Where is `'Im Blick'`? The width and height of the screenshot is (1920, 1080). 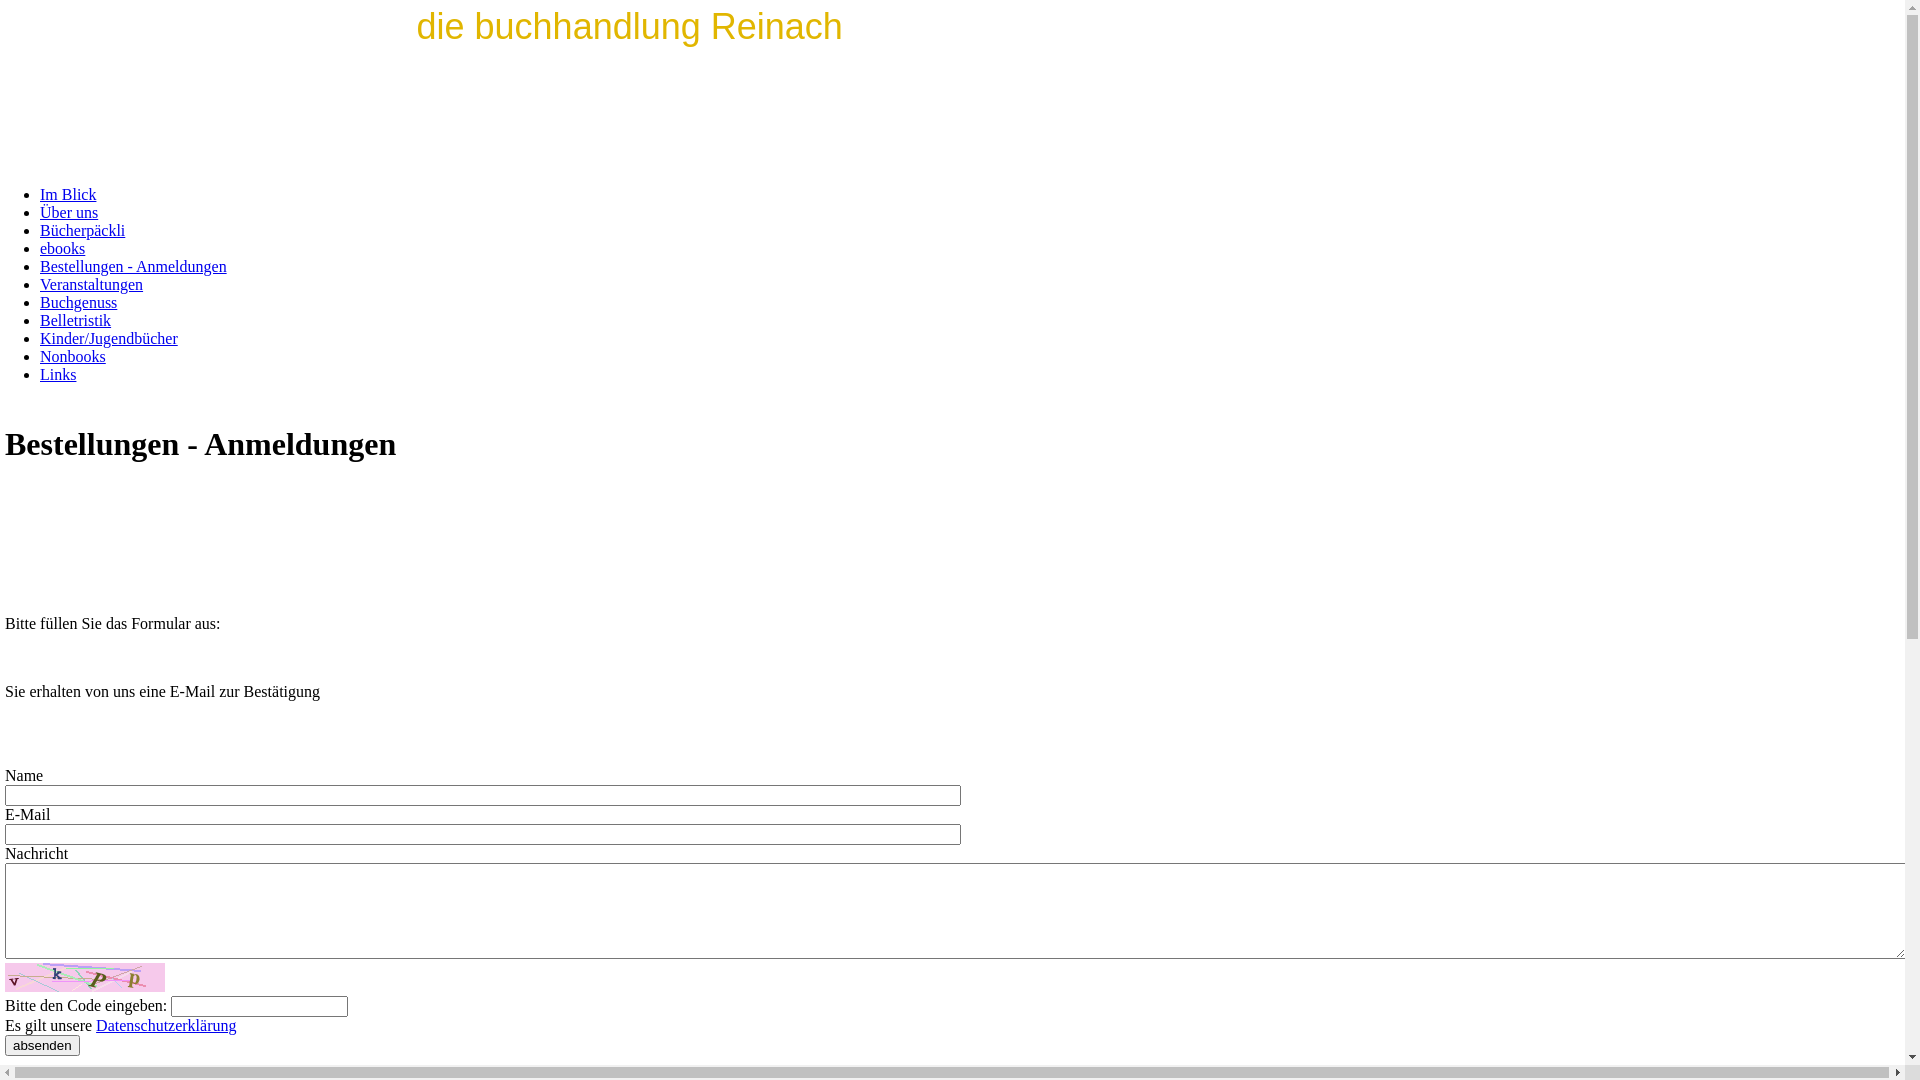
'Im Blick' is located at coordinates (67, 194).